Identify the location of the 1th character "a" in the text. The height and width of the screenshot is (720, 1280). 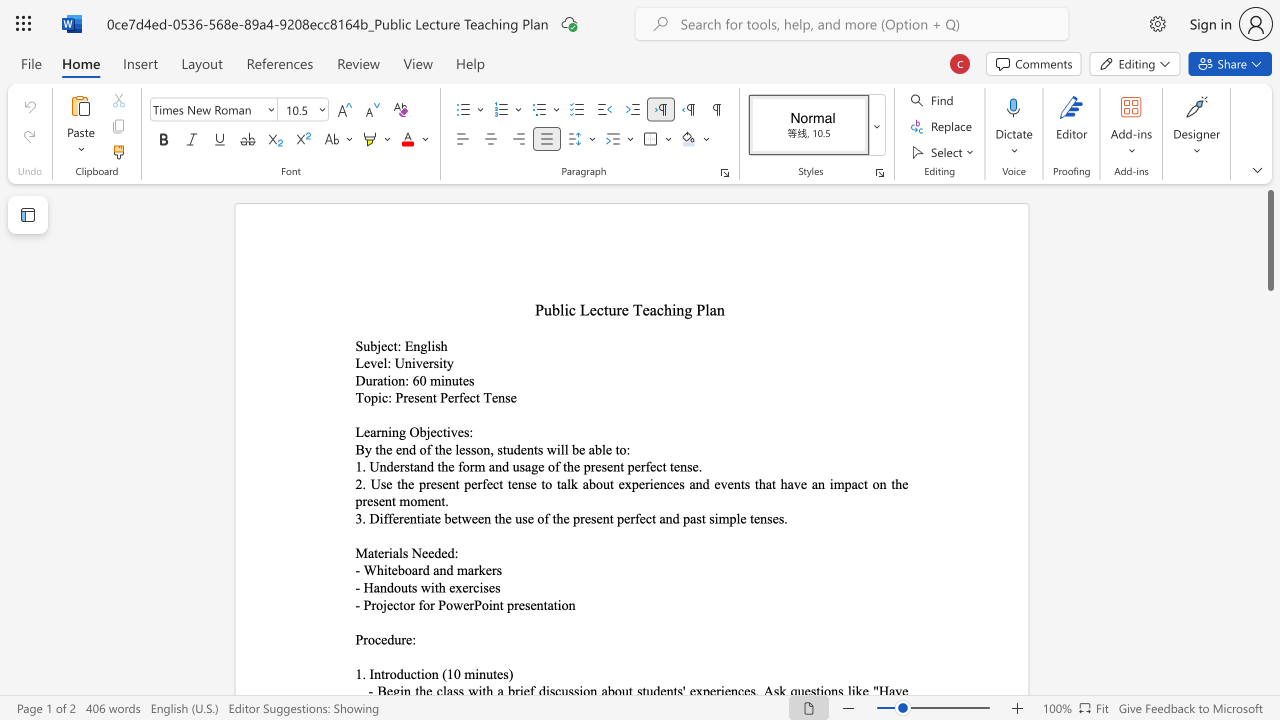
(380, 380).